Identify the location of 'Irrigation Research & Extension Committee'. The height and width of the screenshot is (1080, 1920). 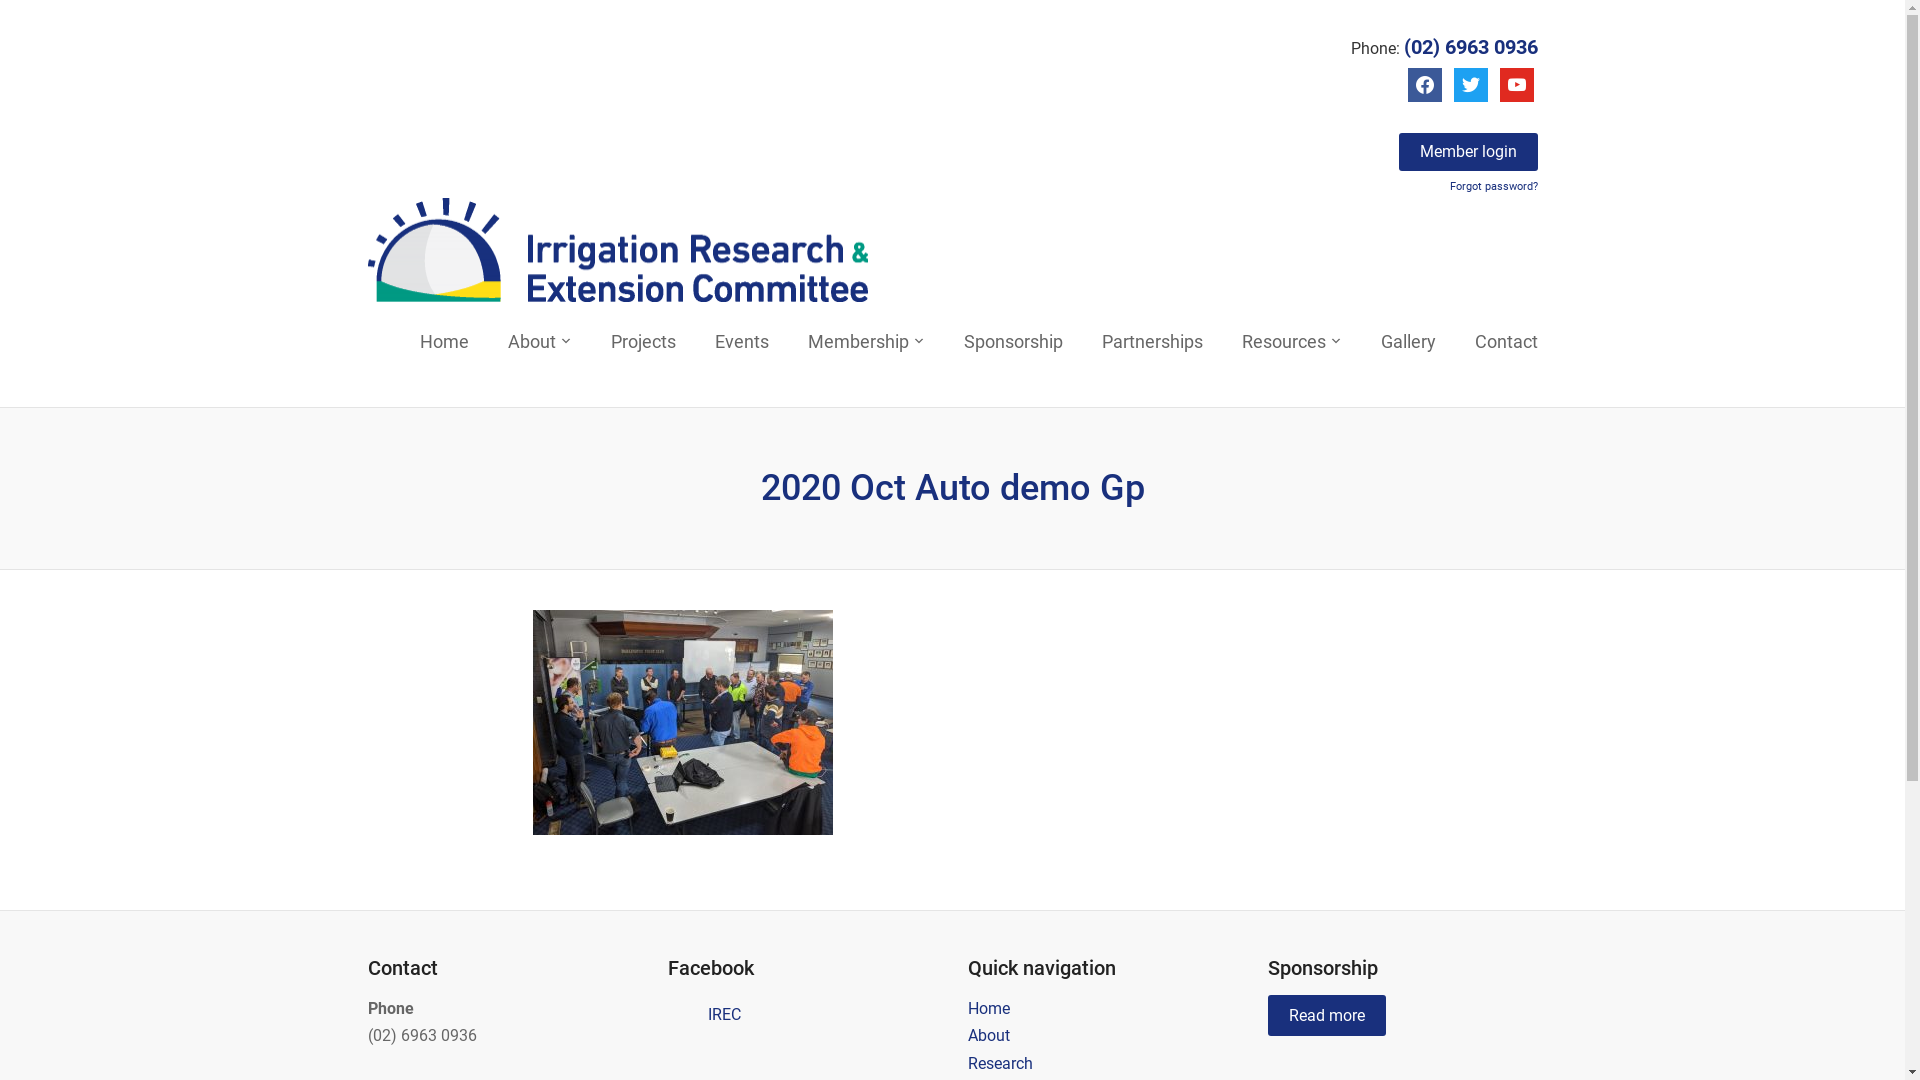
(617, 248).